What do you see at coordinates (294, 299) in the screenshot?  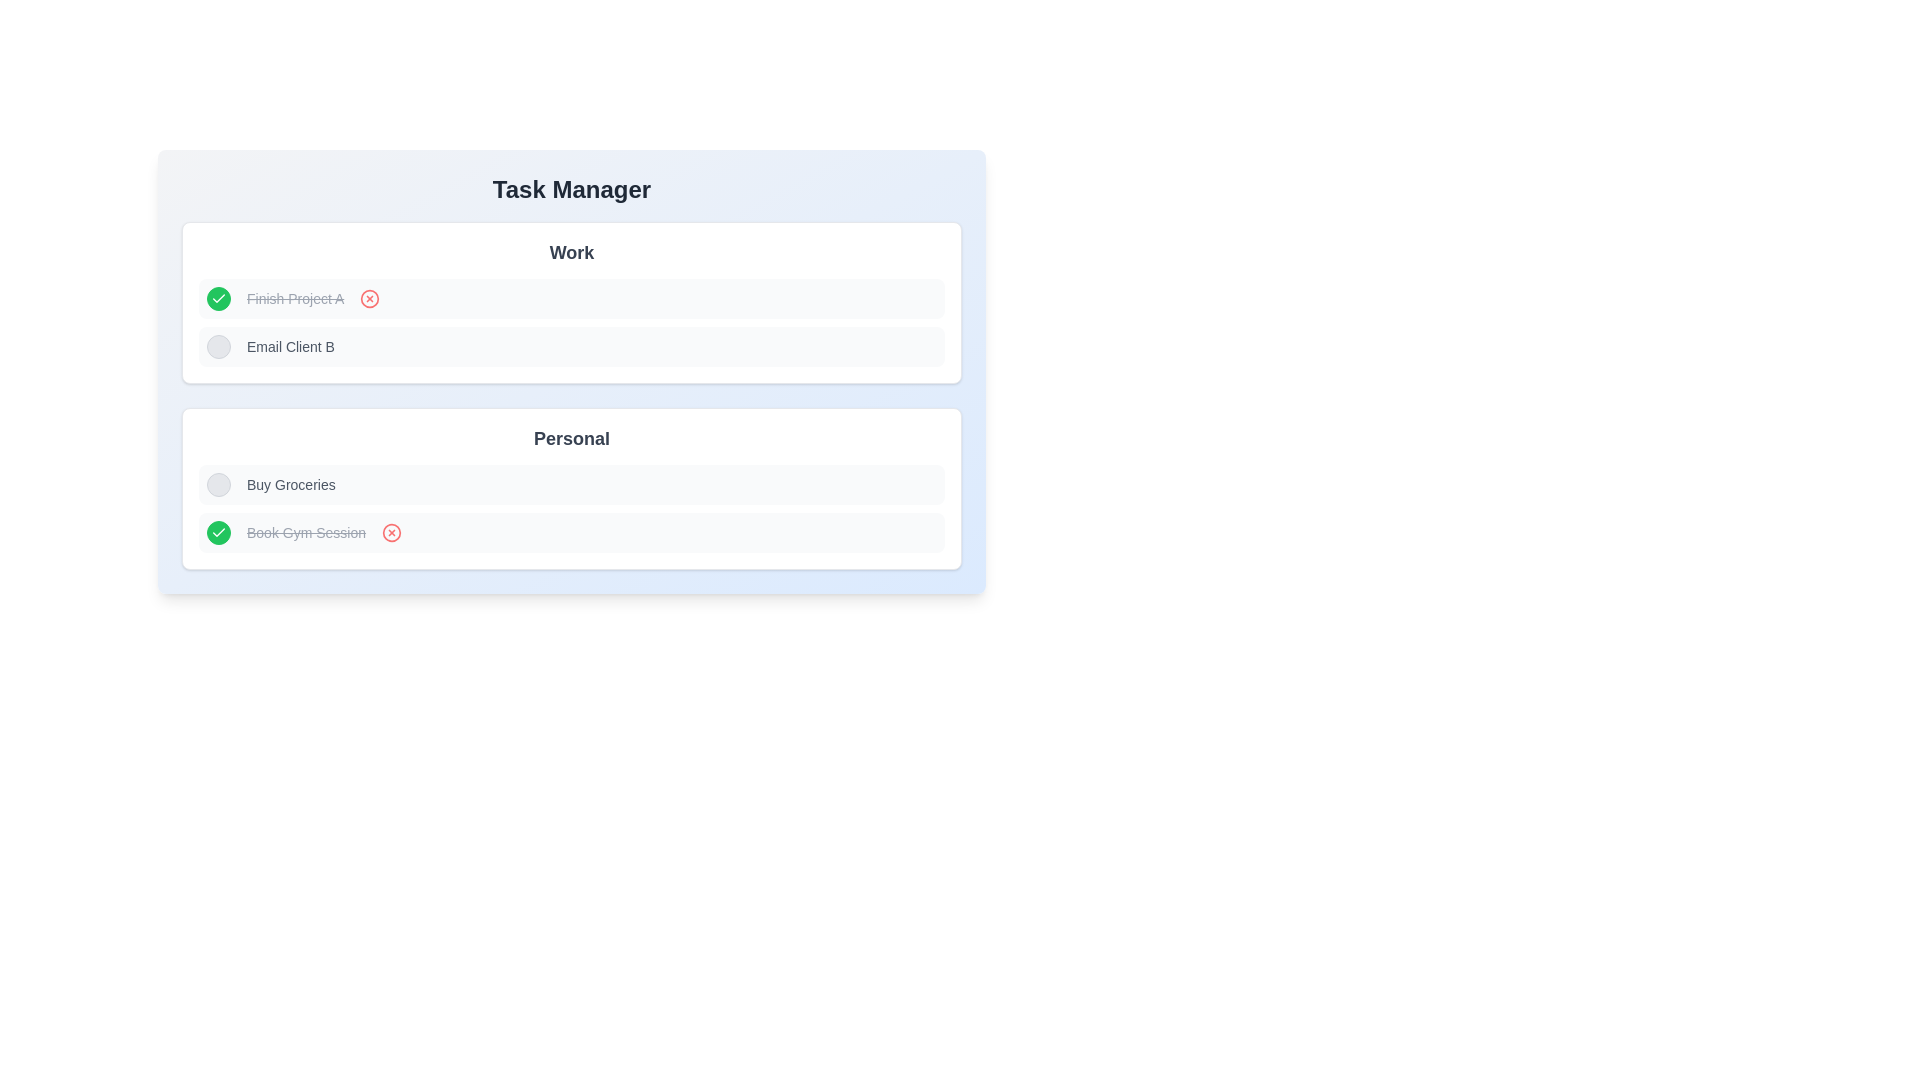 I see `the static text label displaying 'Finish Project A', which is styled with a gray line-through to indicate completion in the task manager interface` at bounding box center [294, 299].